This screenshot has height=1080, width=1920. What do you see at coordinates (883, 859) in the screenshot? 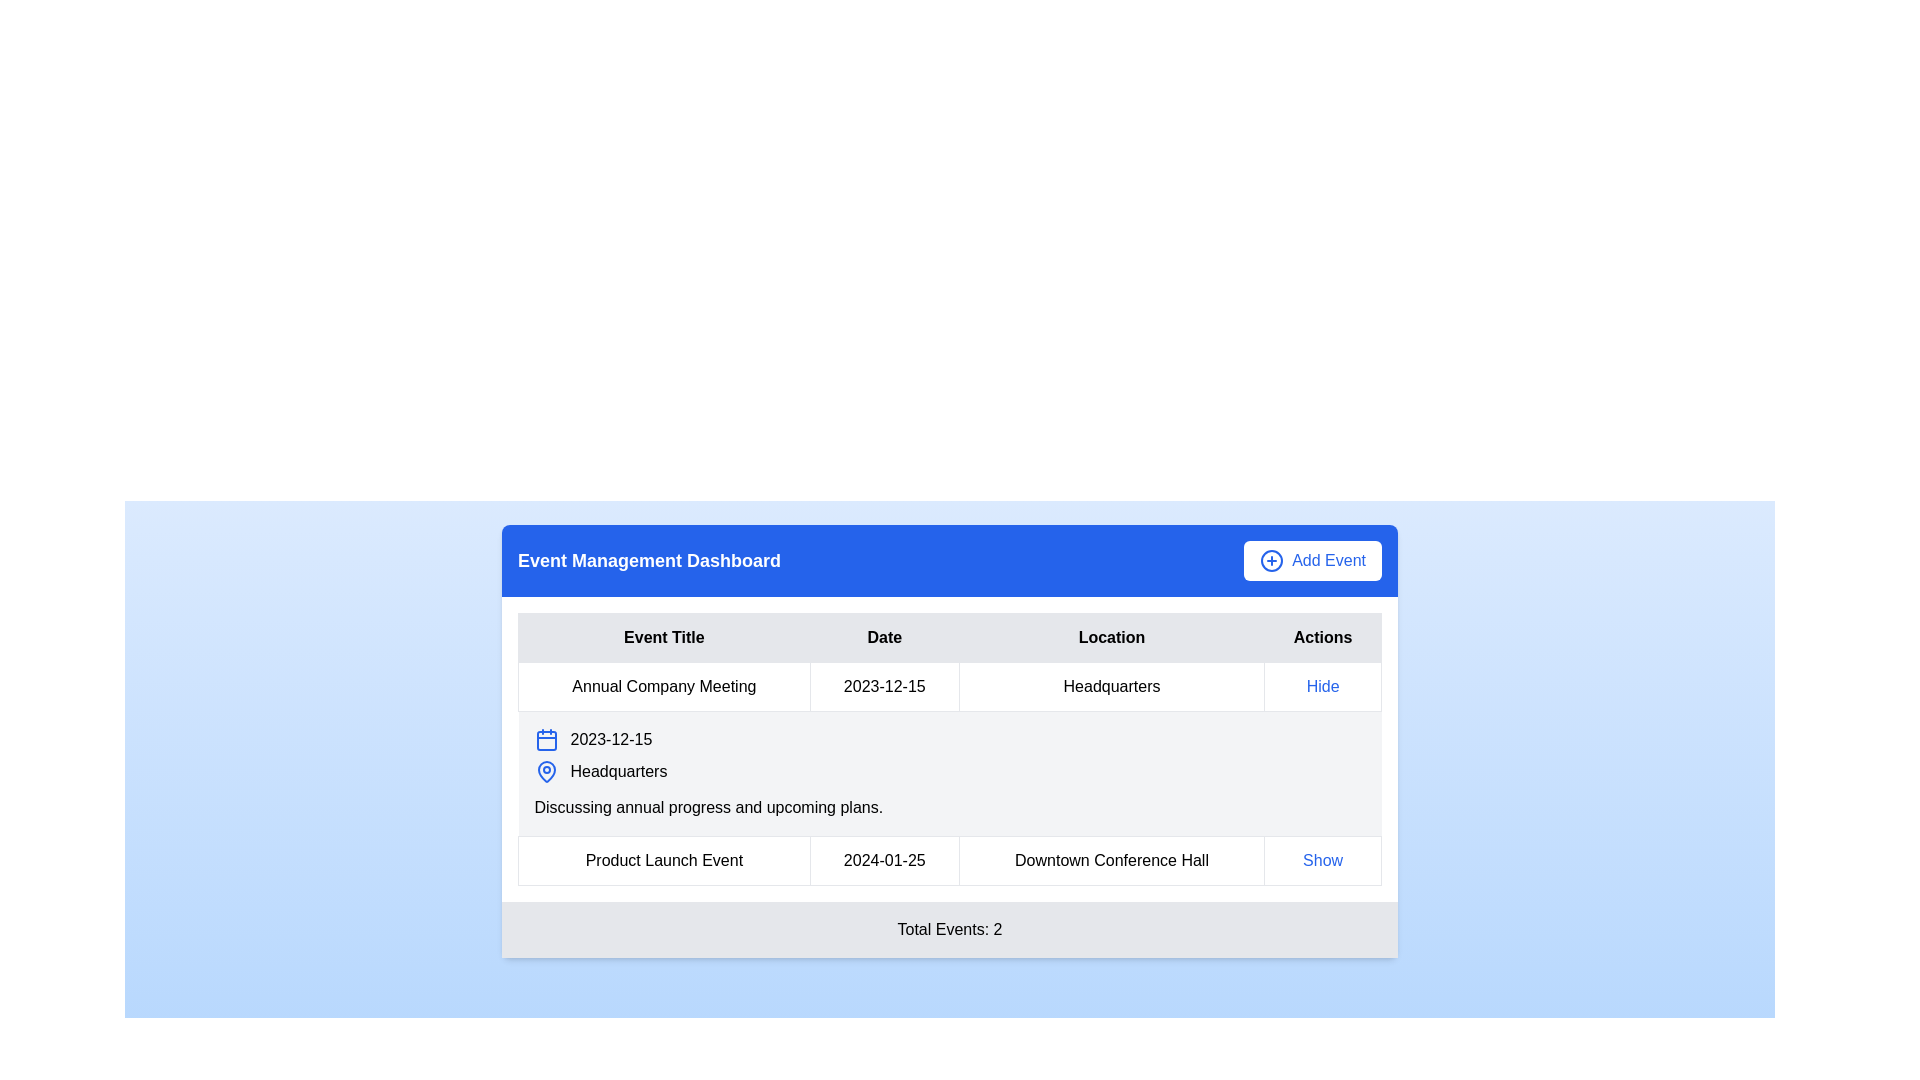
I see `the text label displaying the date '2024-01-25', which is the second item in the event details list, positioned between 'Product Launch Event' and 'Downtown Conference Hall'` at bounding box center [883, 859].